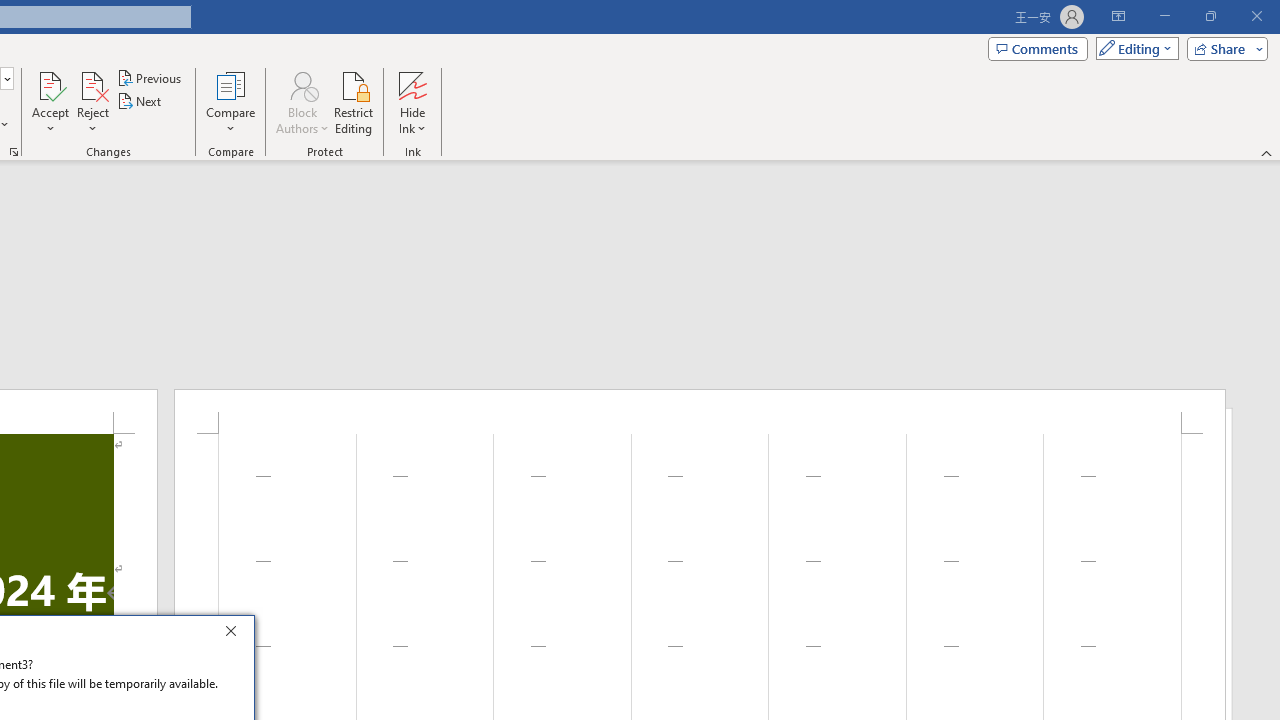 Image resolution: width=1280 pixels, height=720 pixels. What do you see at coordinates (1117, 16) in the screenshot?
I see `'Ribbon Display Options'` at bounding box center [1117, 16].